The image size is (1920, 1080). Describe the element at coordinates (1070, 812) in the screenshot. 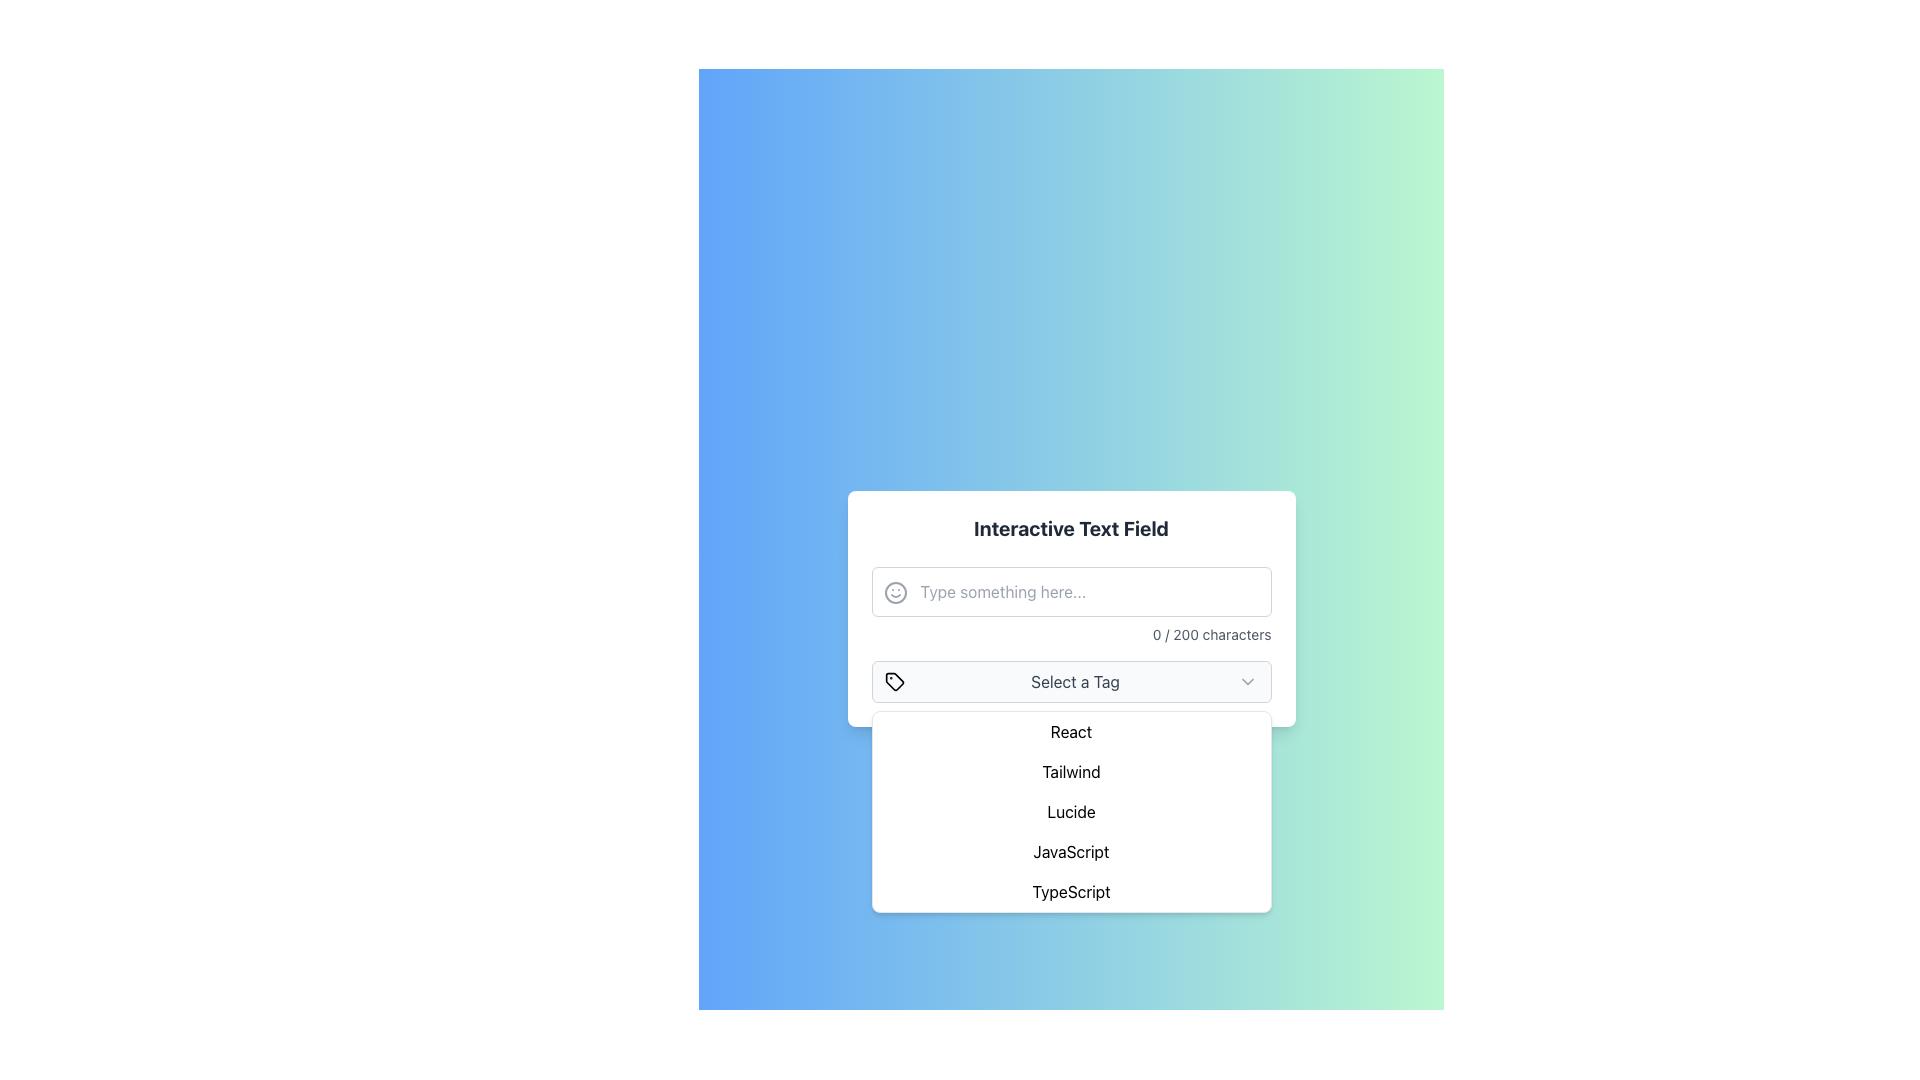

I see `an item in the vertically stacked dropdown menu located below the 'Select a Tag' button` at that location.